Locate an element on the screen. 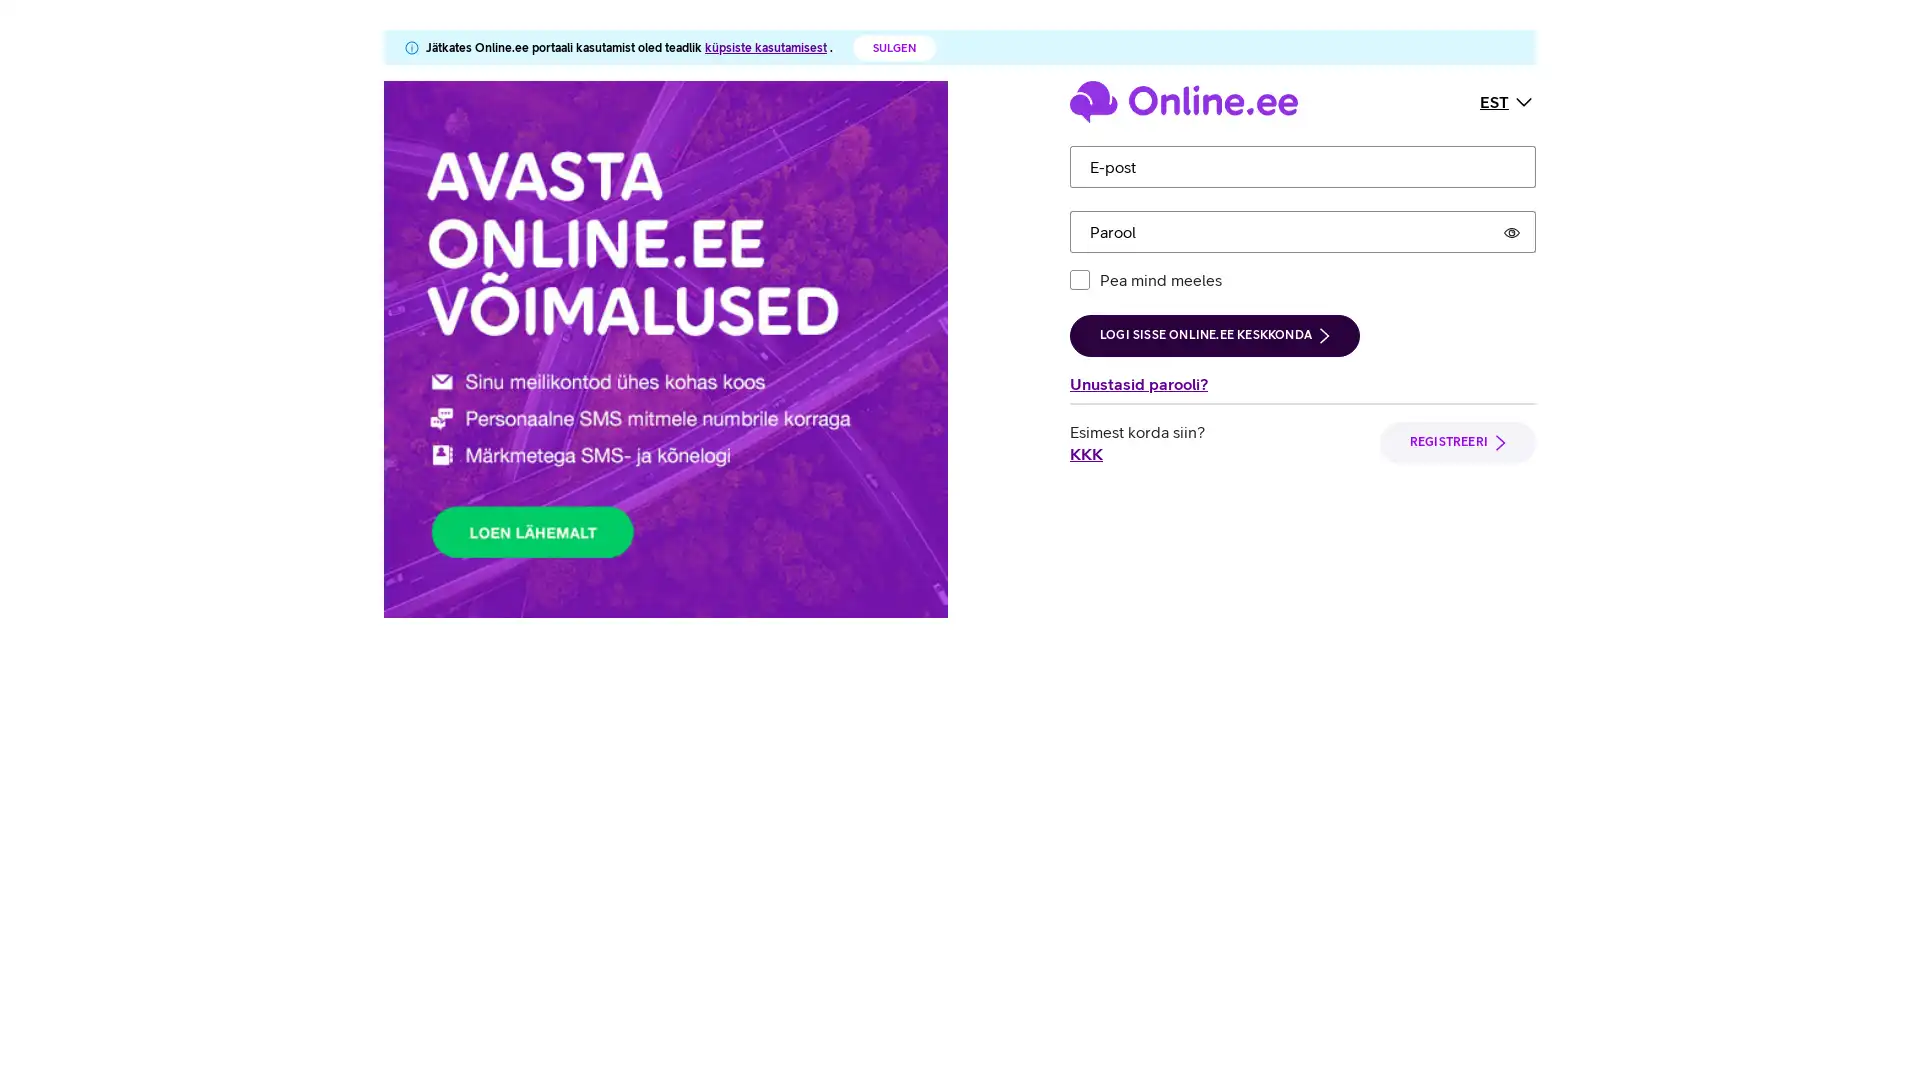 Image resolution: width=1920 pixels, height=1080 pixels. LOGI SISSE ONLINE.EE KESKKONDA is located at coordinates (1213, 334).